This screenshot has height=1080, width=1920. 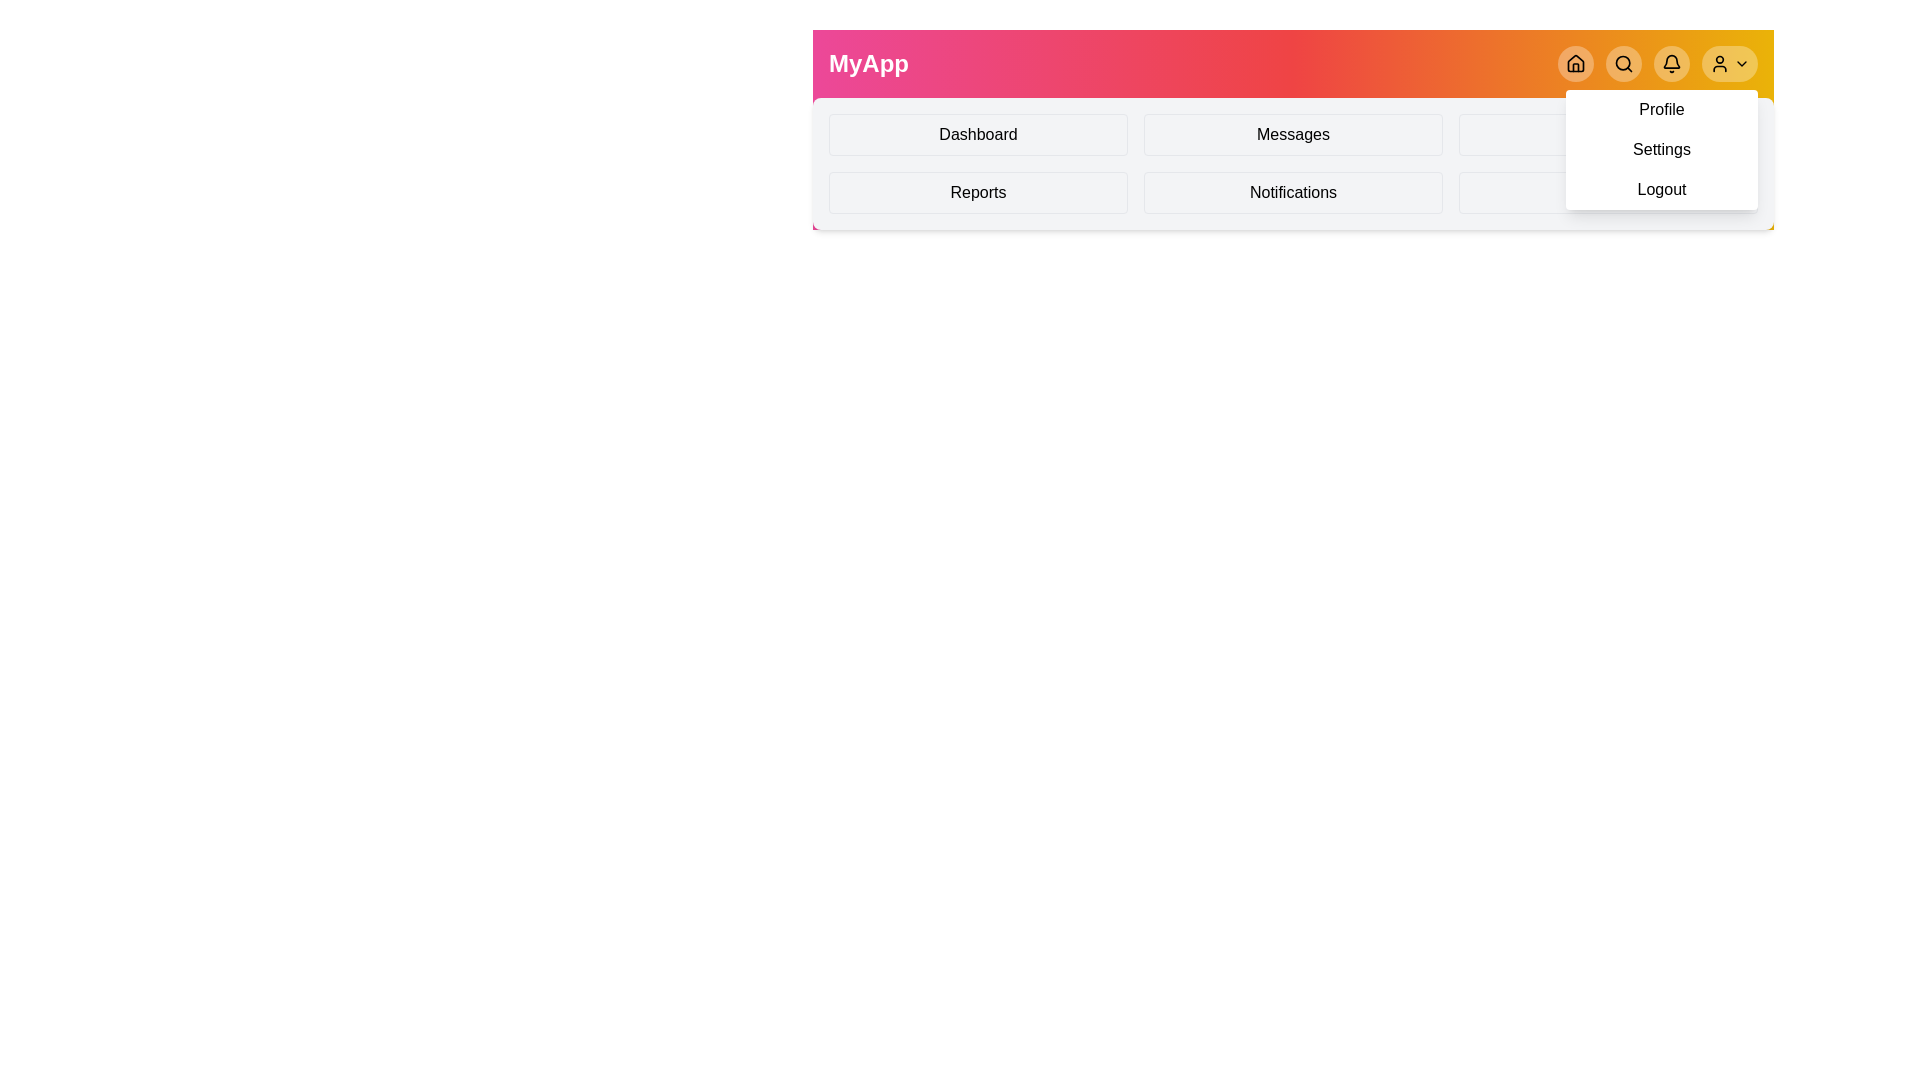 What do you see at coordinates (1608, 135) in the screenshot?
I see `the Settings menu item` at bounding box center [1608, 135].